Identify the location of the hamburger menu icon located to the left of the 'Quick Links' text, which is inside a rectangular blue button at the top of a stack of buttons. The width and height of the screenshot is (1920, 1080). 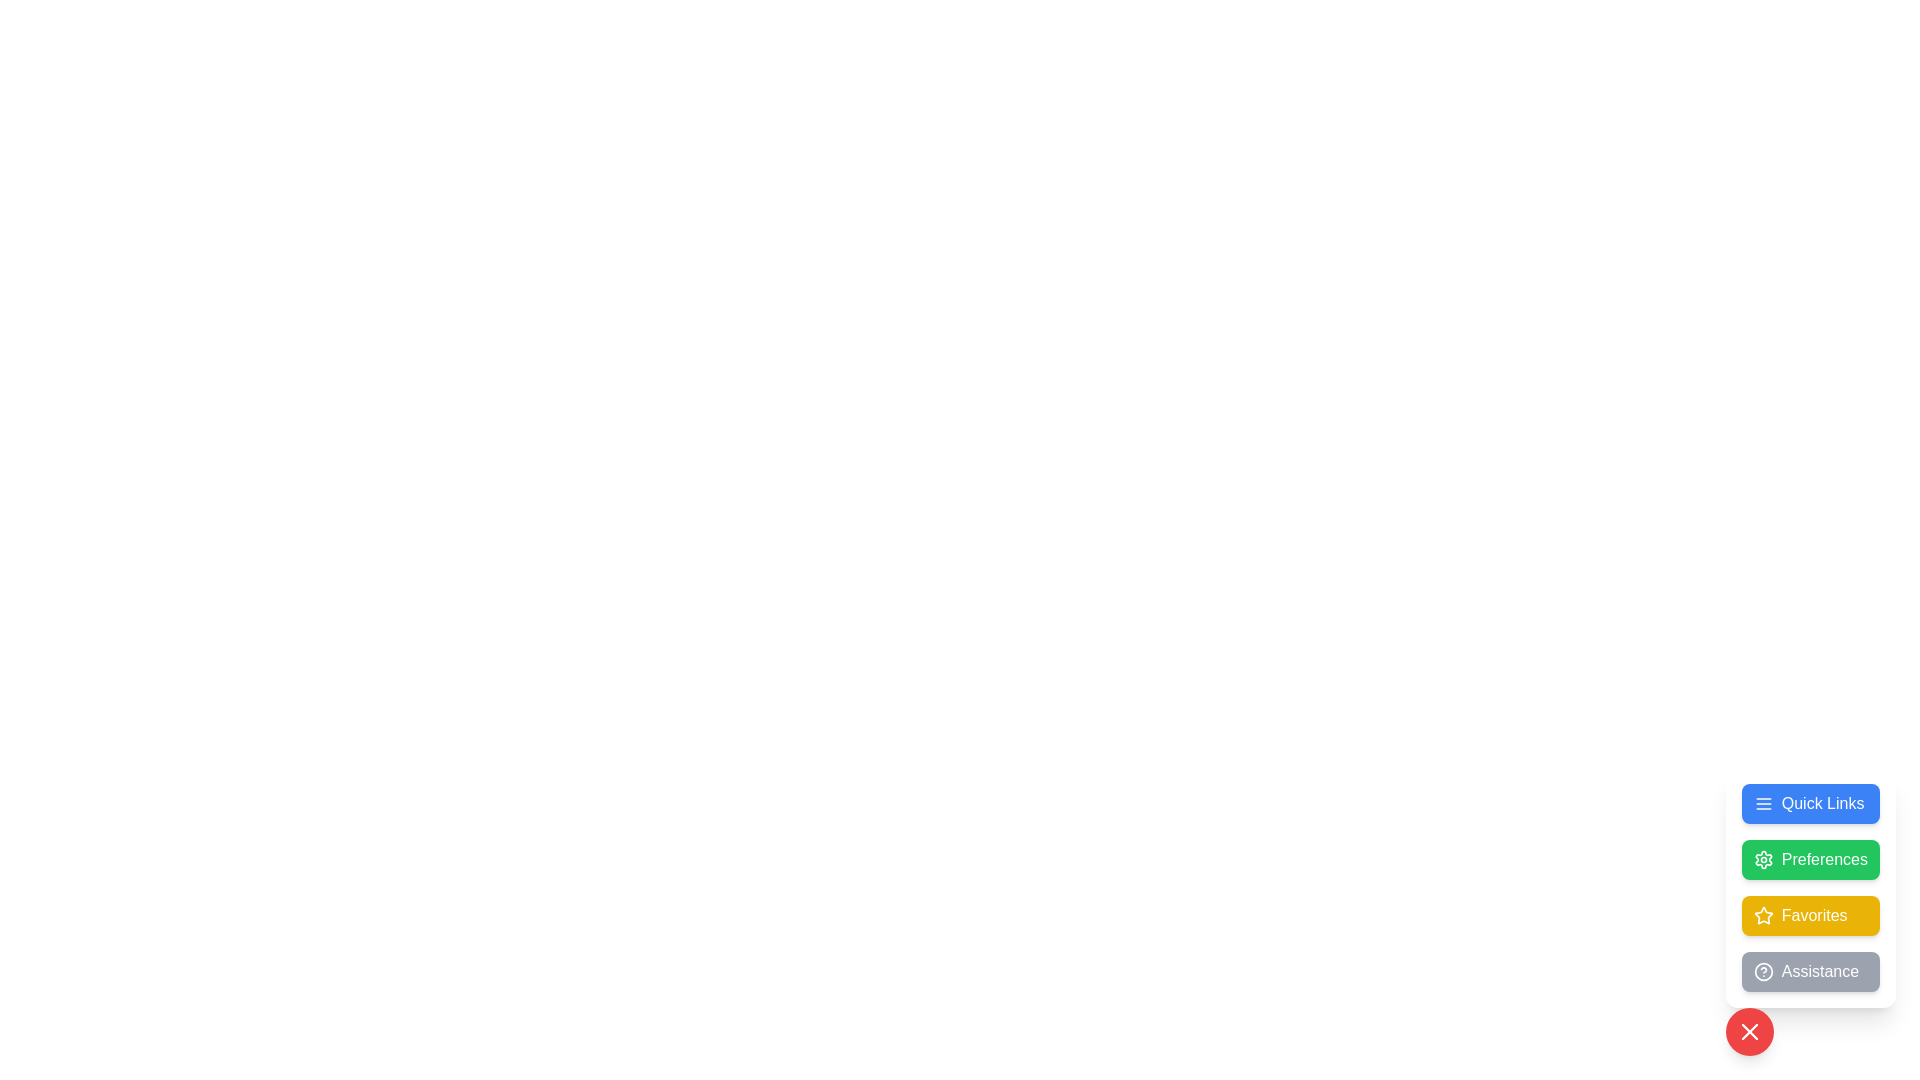
(1763, 802).